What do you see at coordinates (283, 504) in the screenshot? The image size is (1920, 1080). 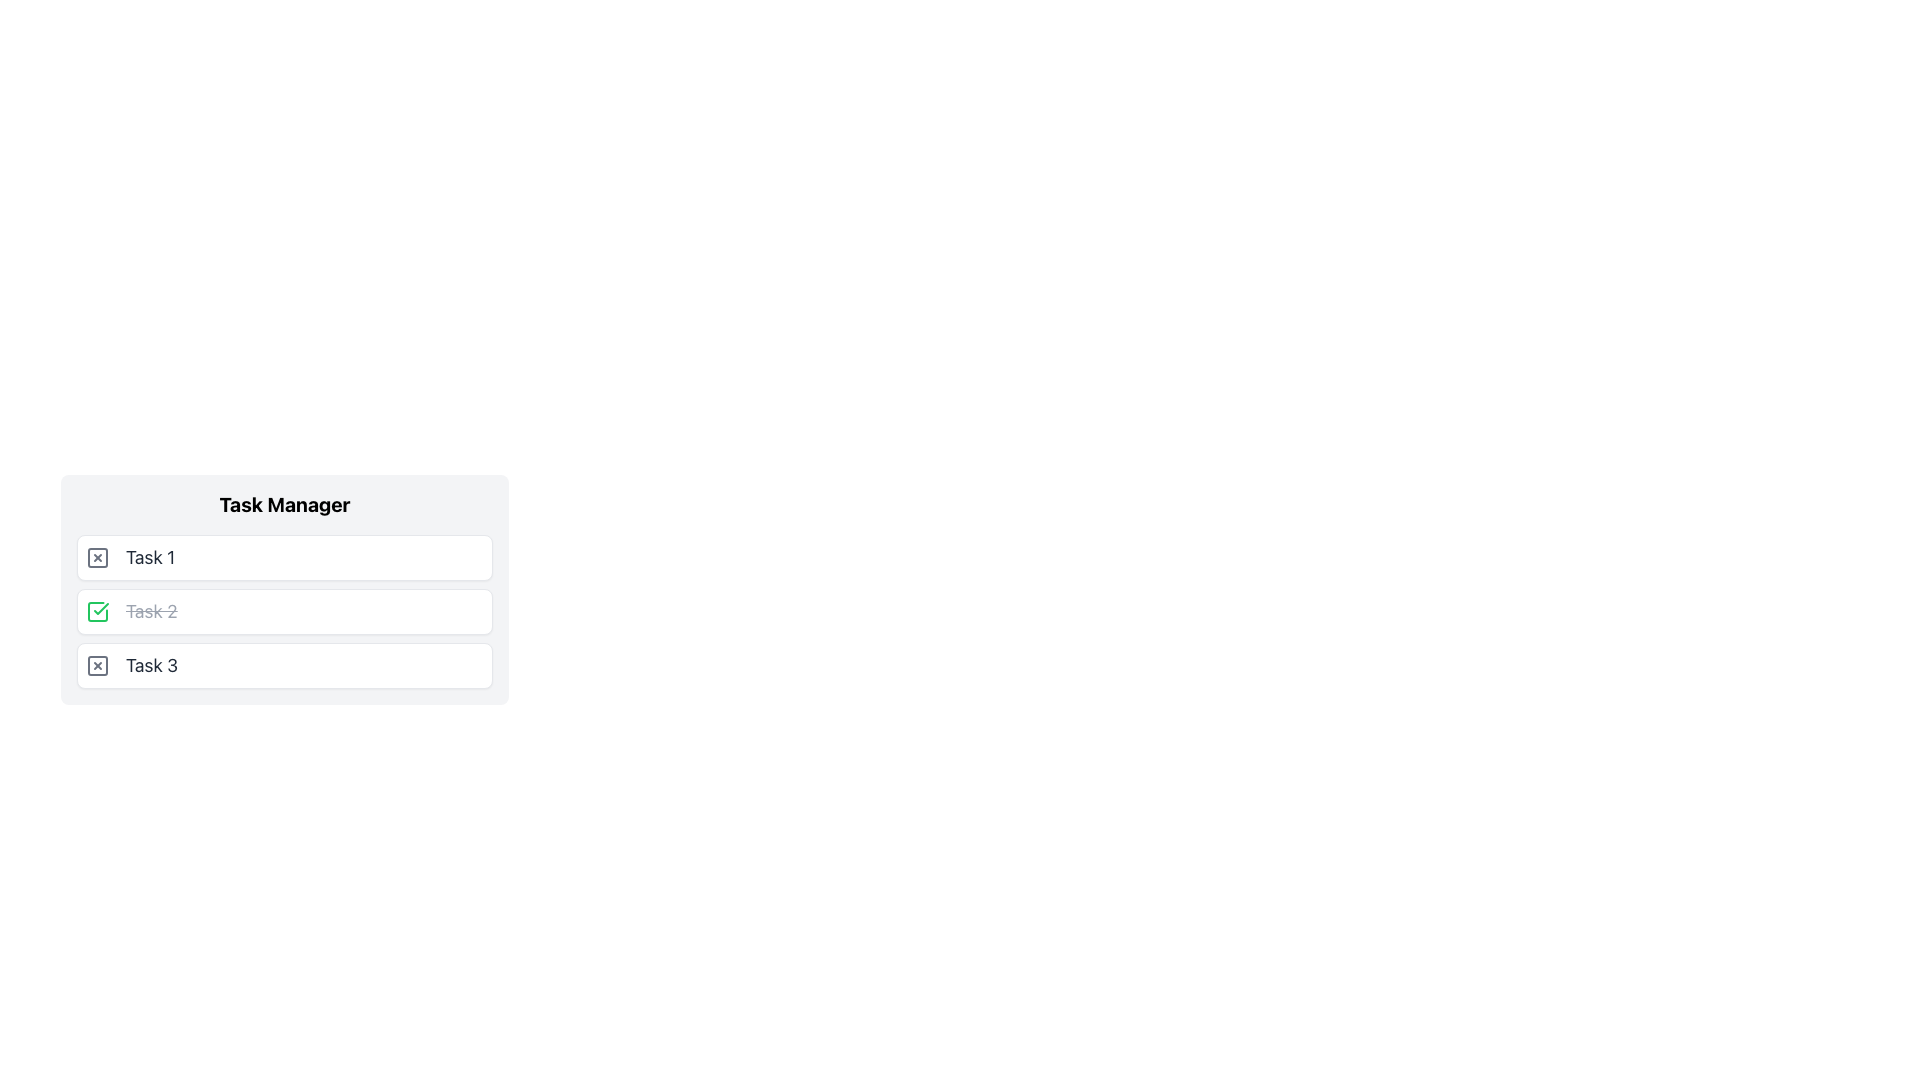 I see `the 'Task Manager' title, which is displayed in bold extra-large text and is positioned centrally above a list of tasks` at bounding box center [283, 504].